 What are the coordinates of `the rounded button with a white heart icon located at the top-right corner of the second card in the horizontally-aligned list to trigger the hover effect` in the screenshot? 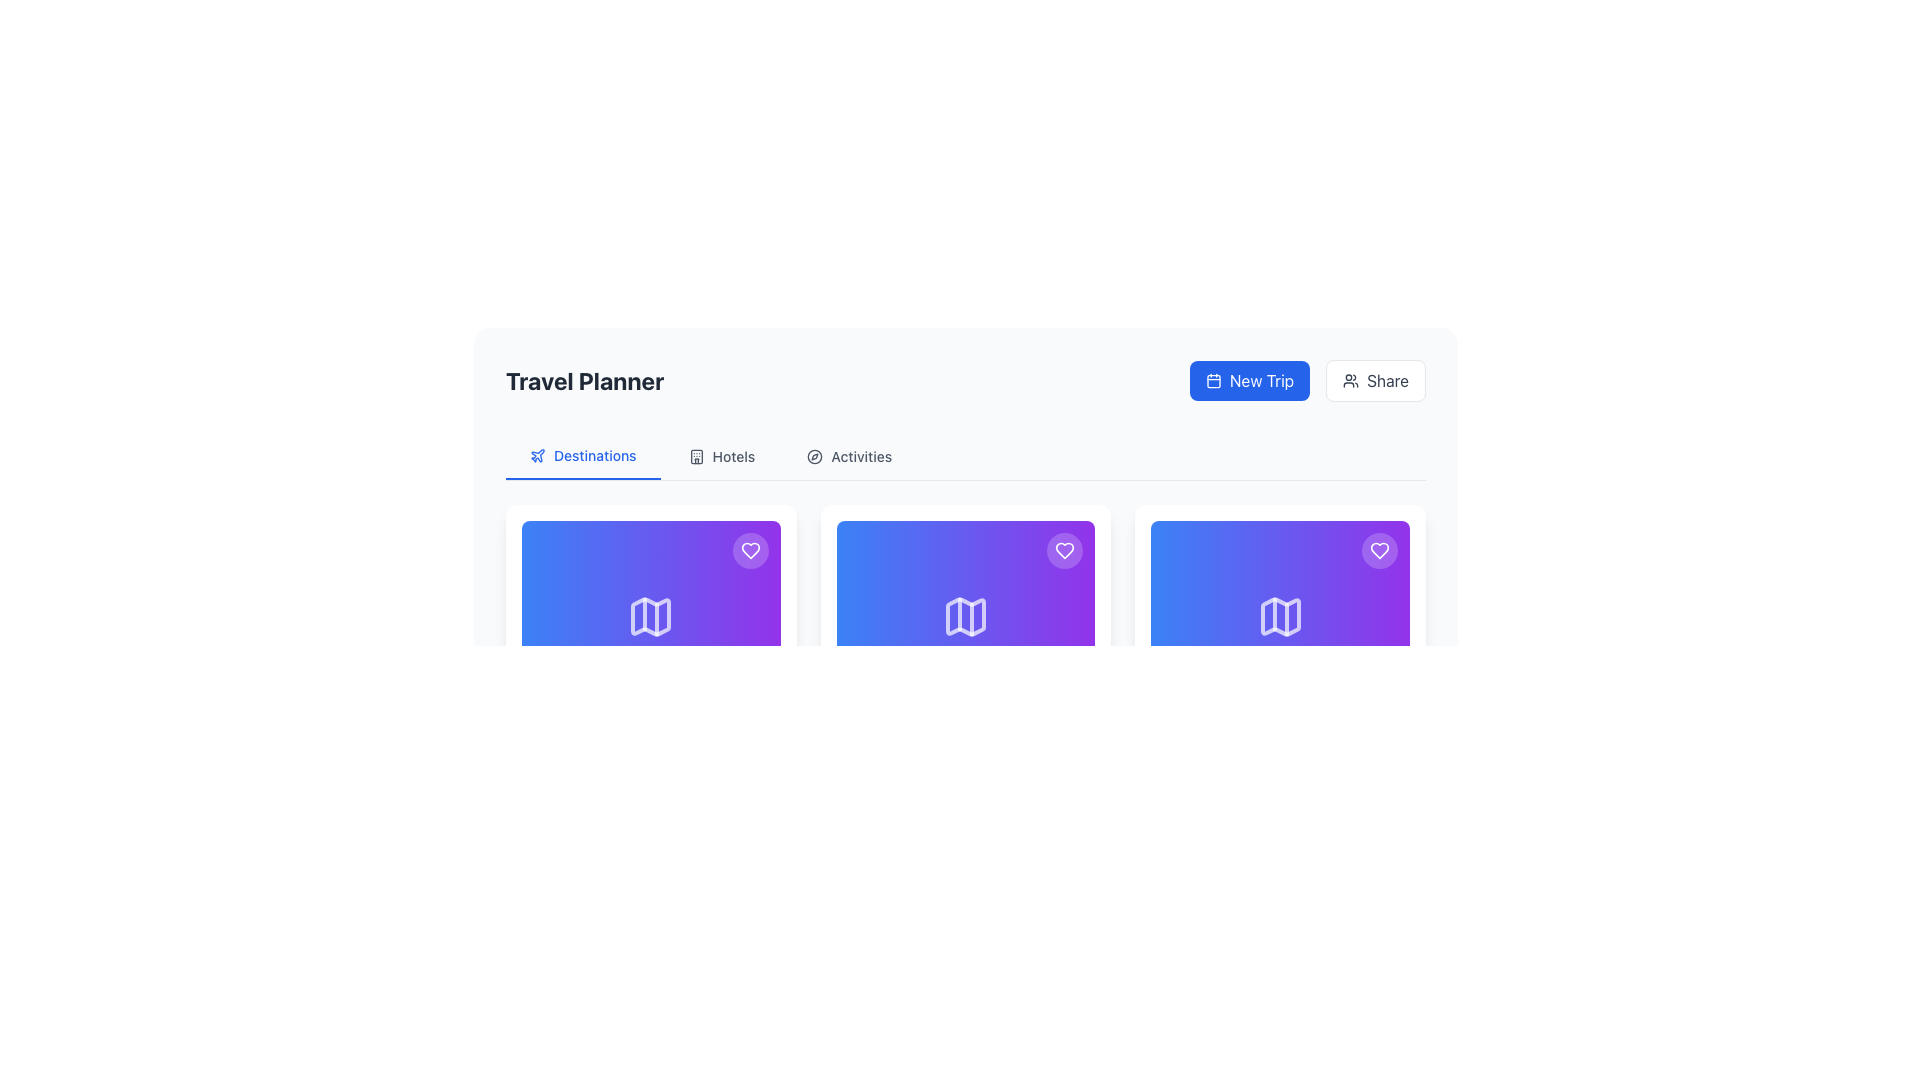 It's located at (1064, 551).